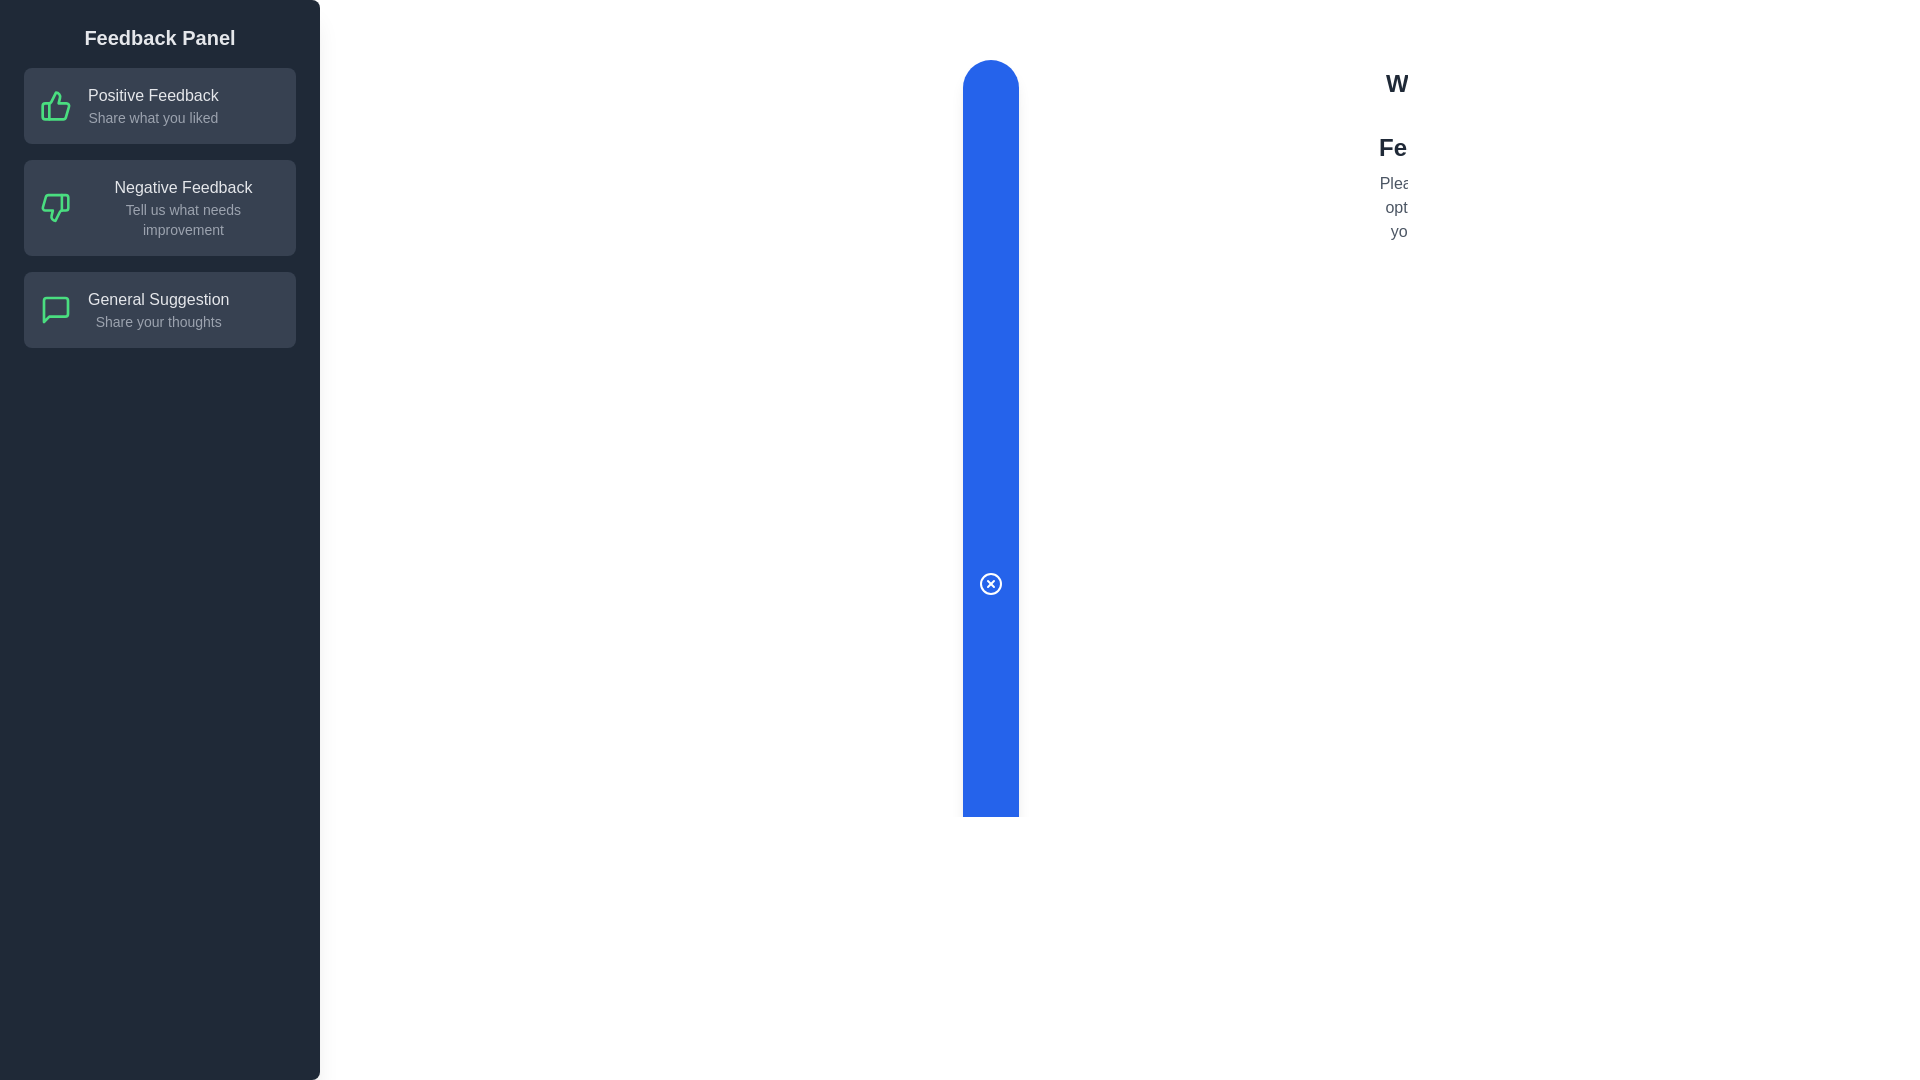  What do you see at coordinates (158, 309) in the screenshot?
I see `the feedback option General Suggestion by clicking on the corresponding area` at bounding box center [158, 309].